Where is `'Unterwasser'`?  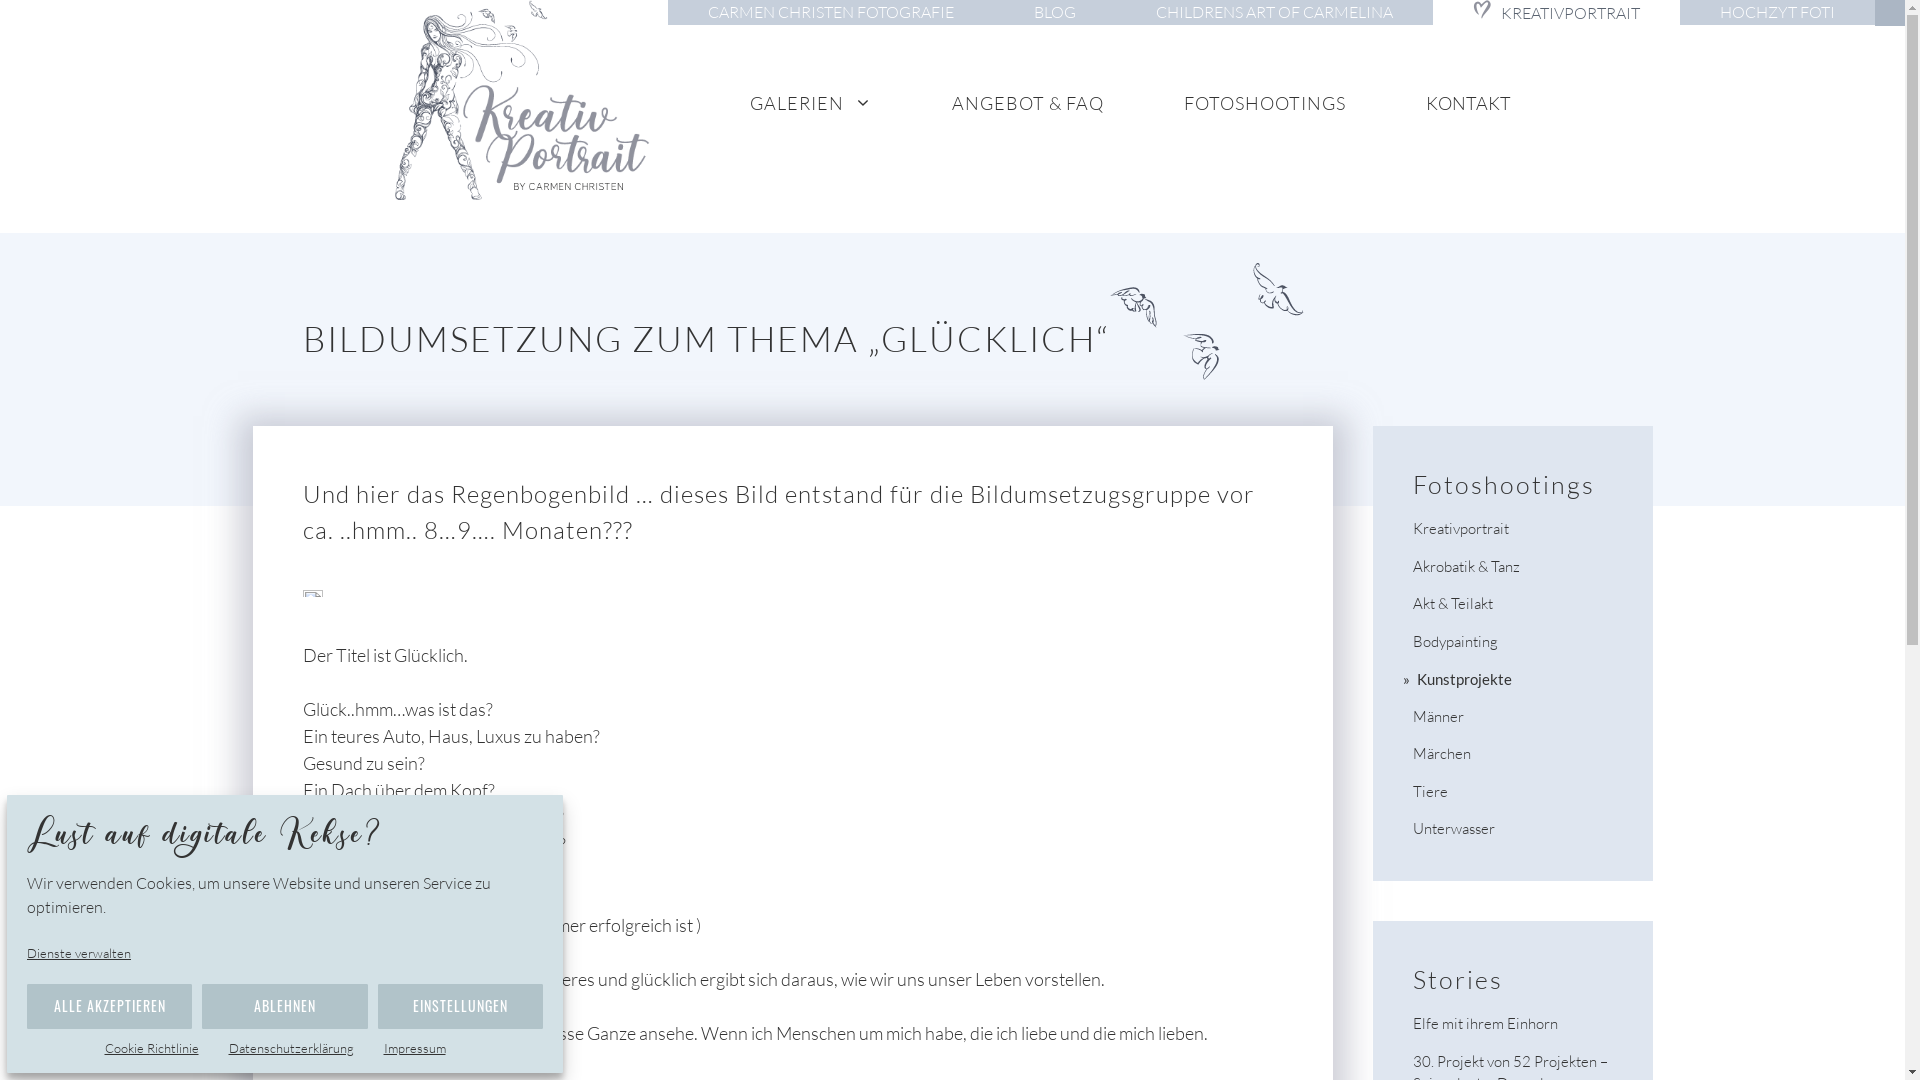 'Unterwasser' is located at coordinates (1453, 828).